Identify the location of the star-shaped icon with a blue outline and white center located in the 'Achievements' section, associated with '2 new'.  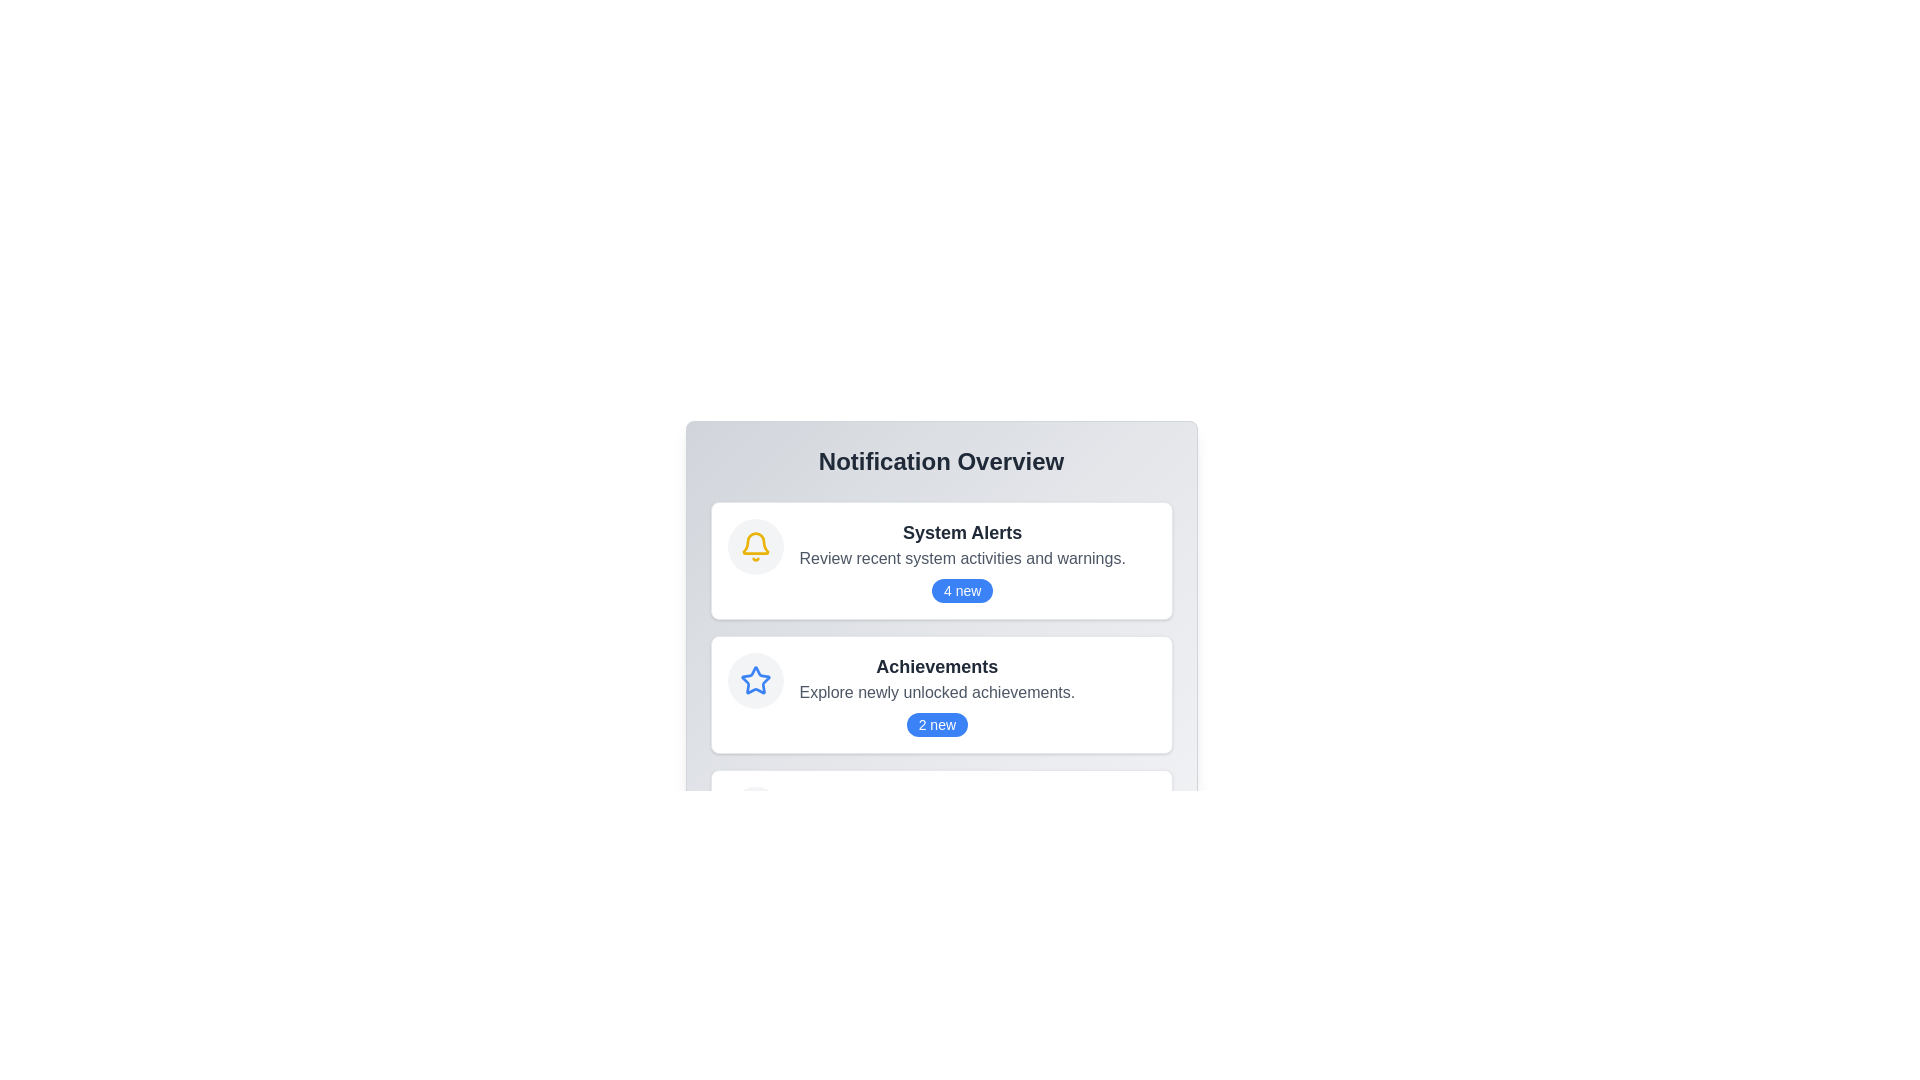
(754, 679).